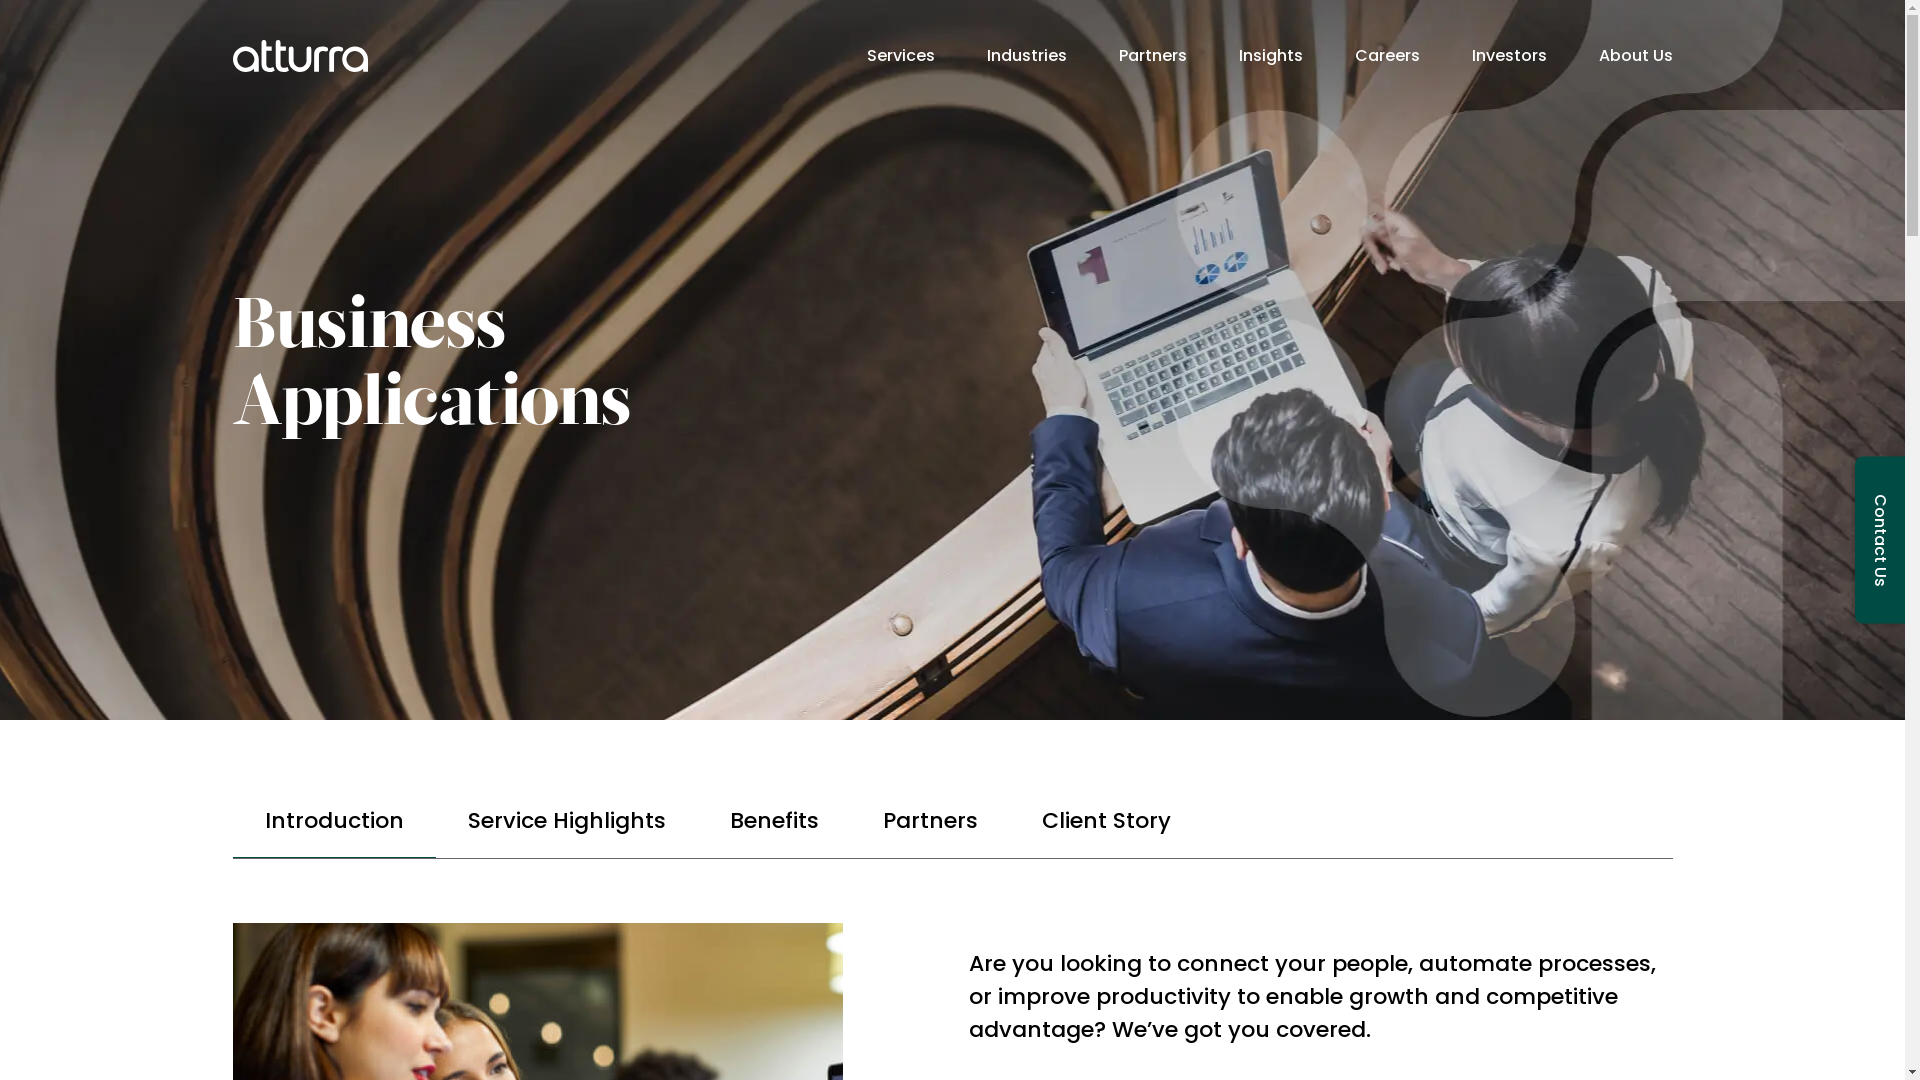  Describe the element at coordinates (773, 821) in the screenshot. I see `'Benefits'` at that location.